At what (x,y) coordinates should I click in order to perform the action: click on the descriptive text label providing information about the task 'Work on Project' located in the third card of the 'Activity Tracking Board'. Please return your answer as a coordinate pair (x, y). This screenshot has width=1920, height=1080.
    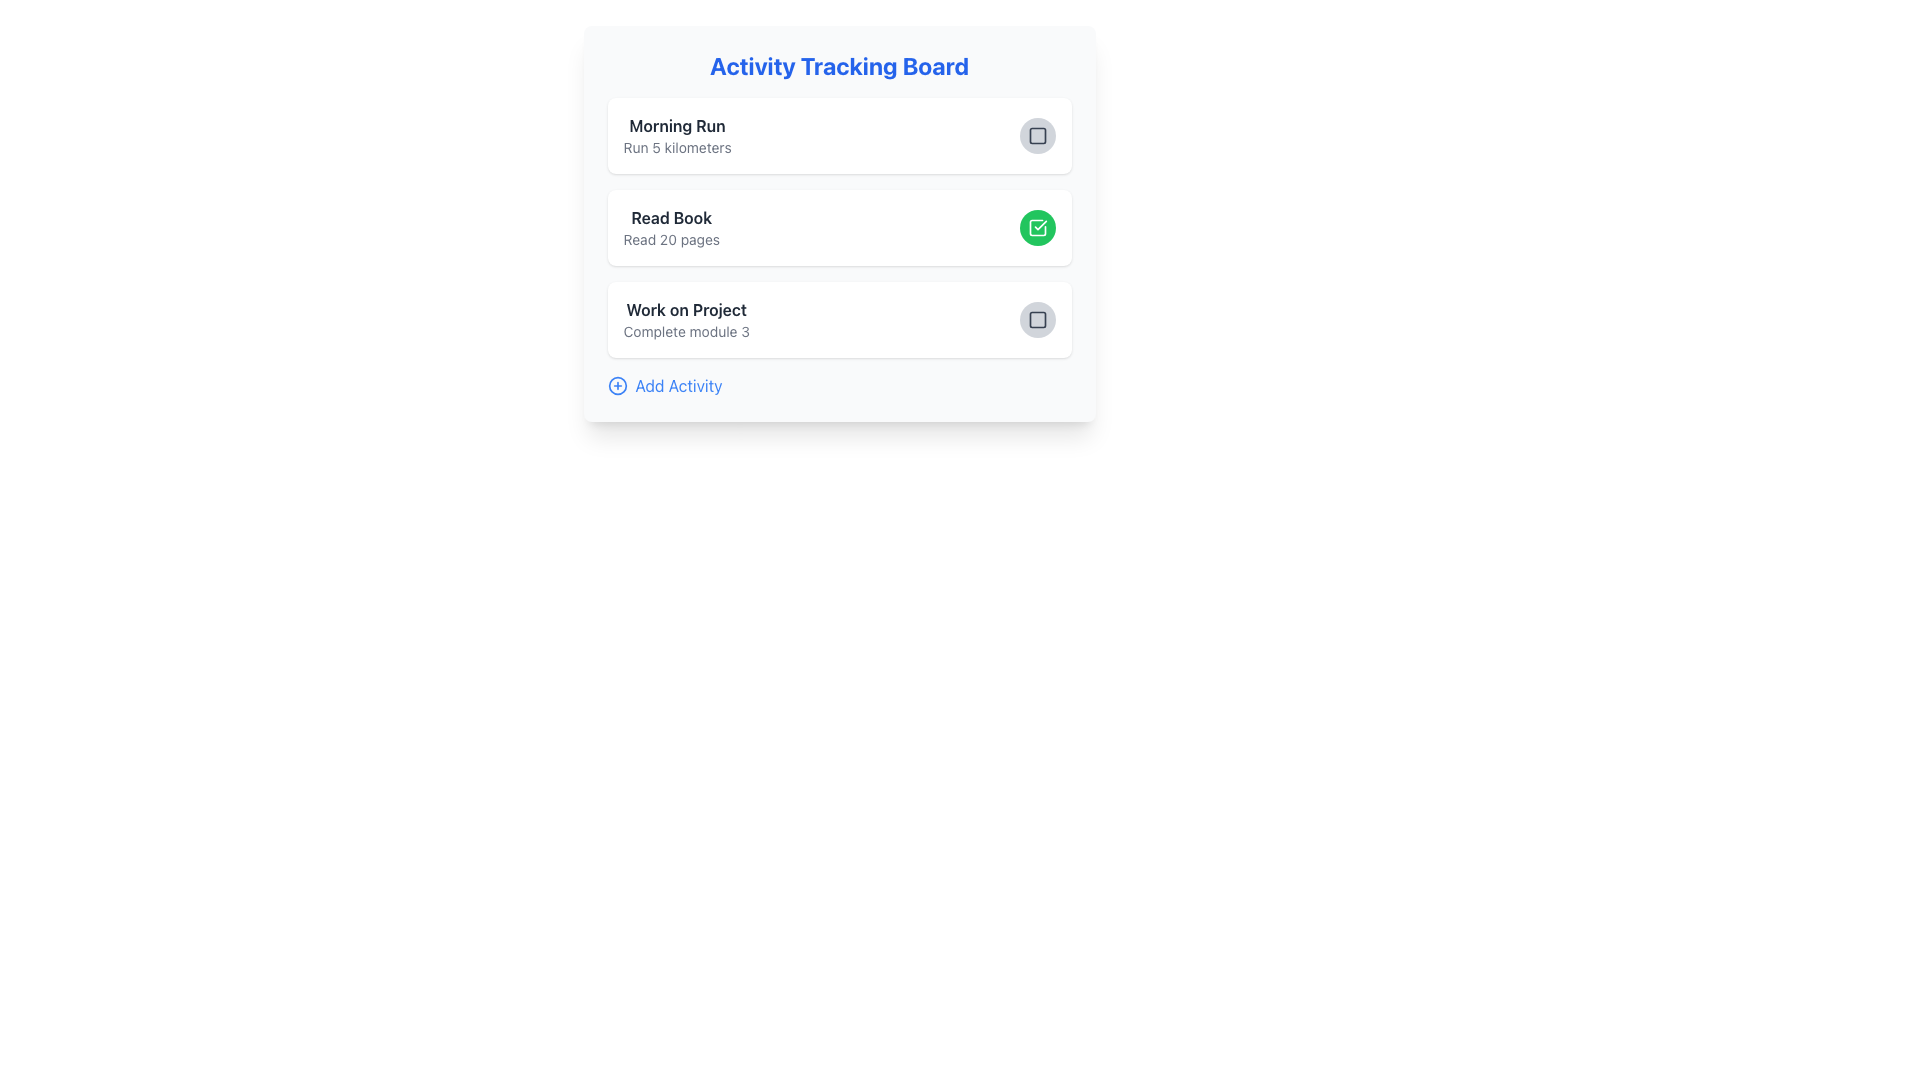
    Looking at the image, I should click on (686, 330).